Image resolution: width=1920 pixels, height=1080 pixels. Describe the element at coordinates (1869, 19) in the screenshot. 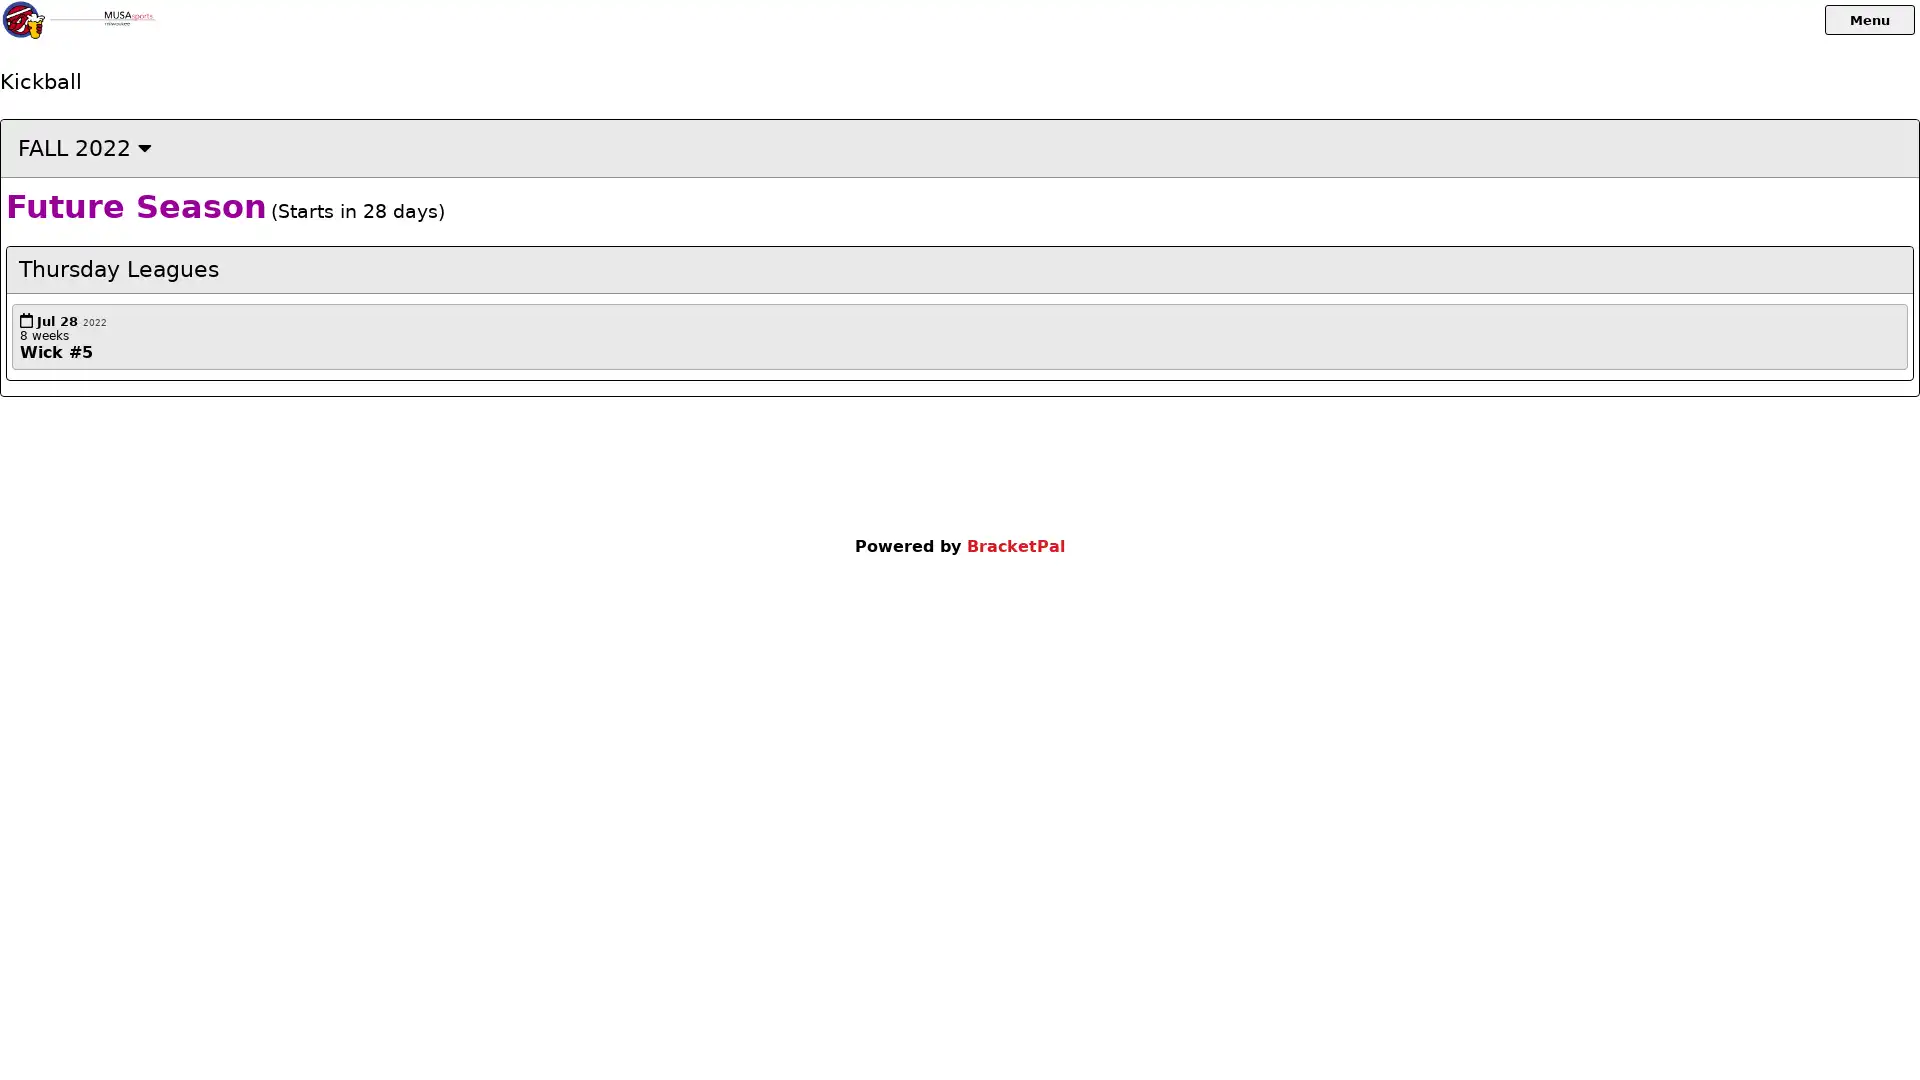

I see `Menu` at that location.